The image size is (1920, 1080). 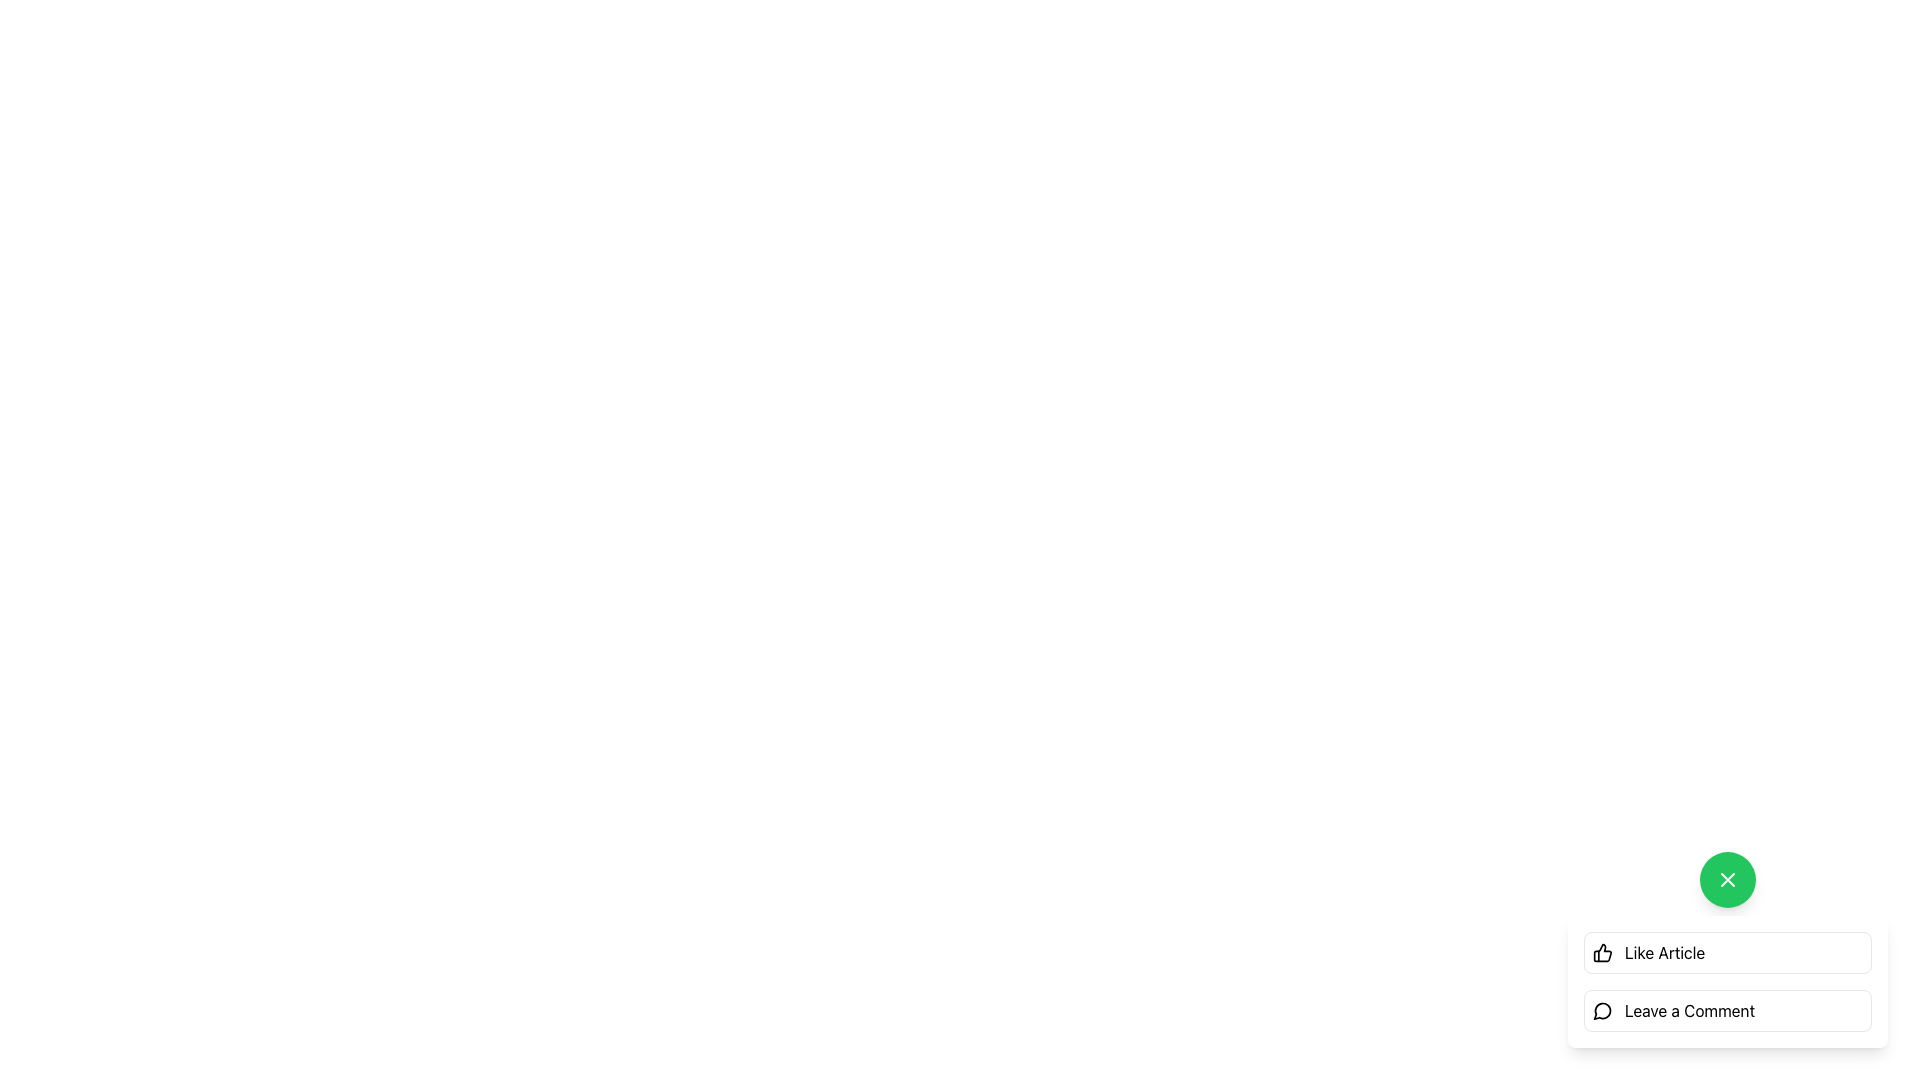 What do you see at coordinates (1727, 951) in the screenshot?
I see `the 'like' button located at the bottom-right corner of the interface, which is the first item in a vertical layout of a white card, to register a like for the article` at bounding box center [1727, 951].